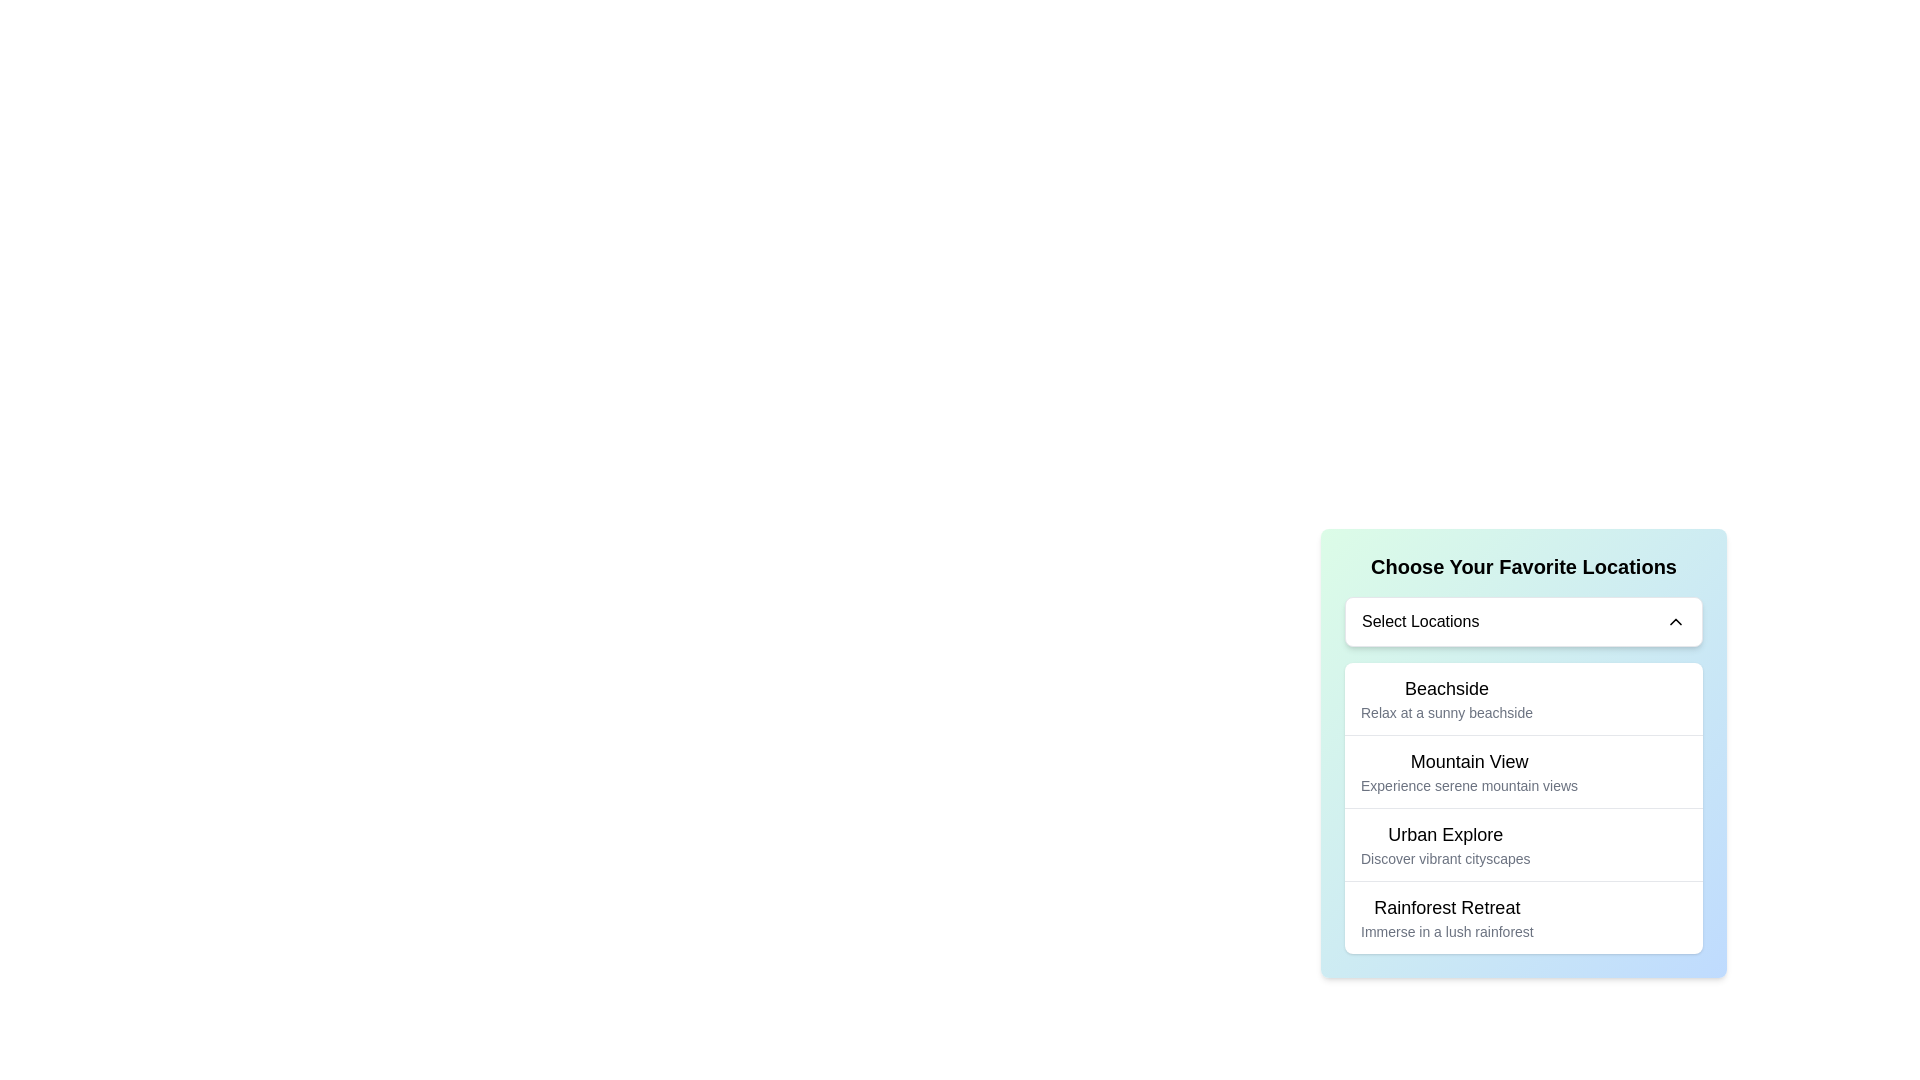  What do you see at coordinates (1522, 770) in the screenshot?
I see `the 'Mountain View' option in the selection list` at bounding box center [1522, 770].